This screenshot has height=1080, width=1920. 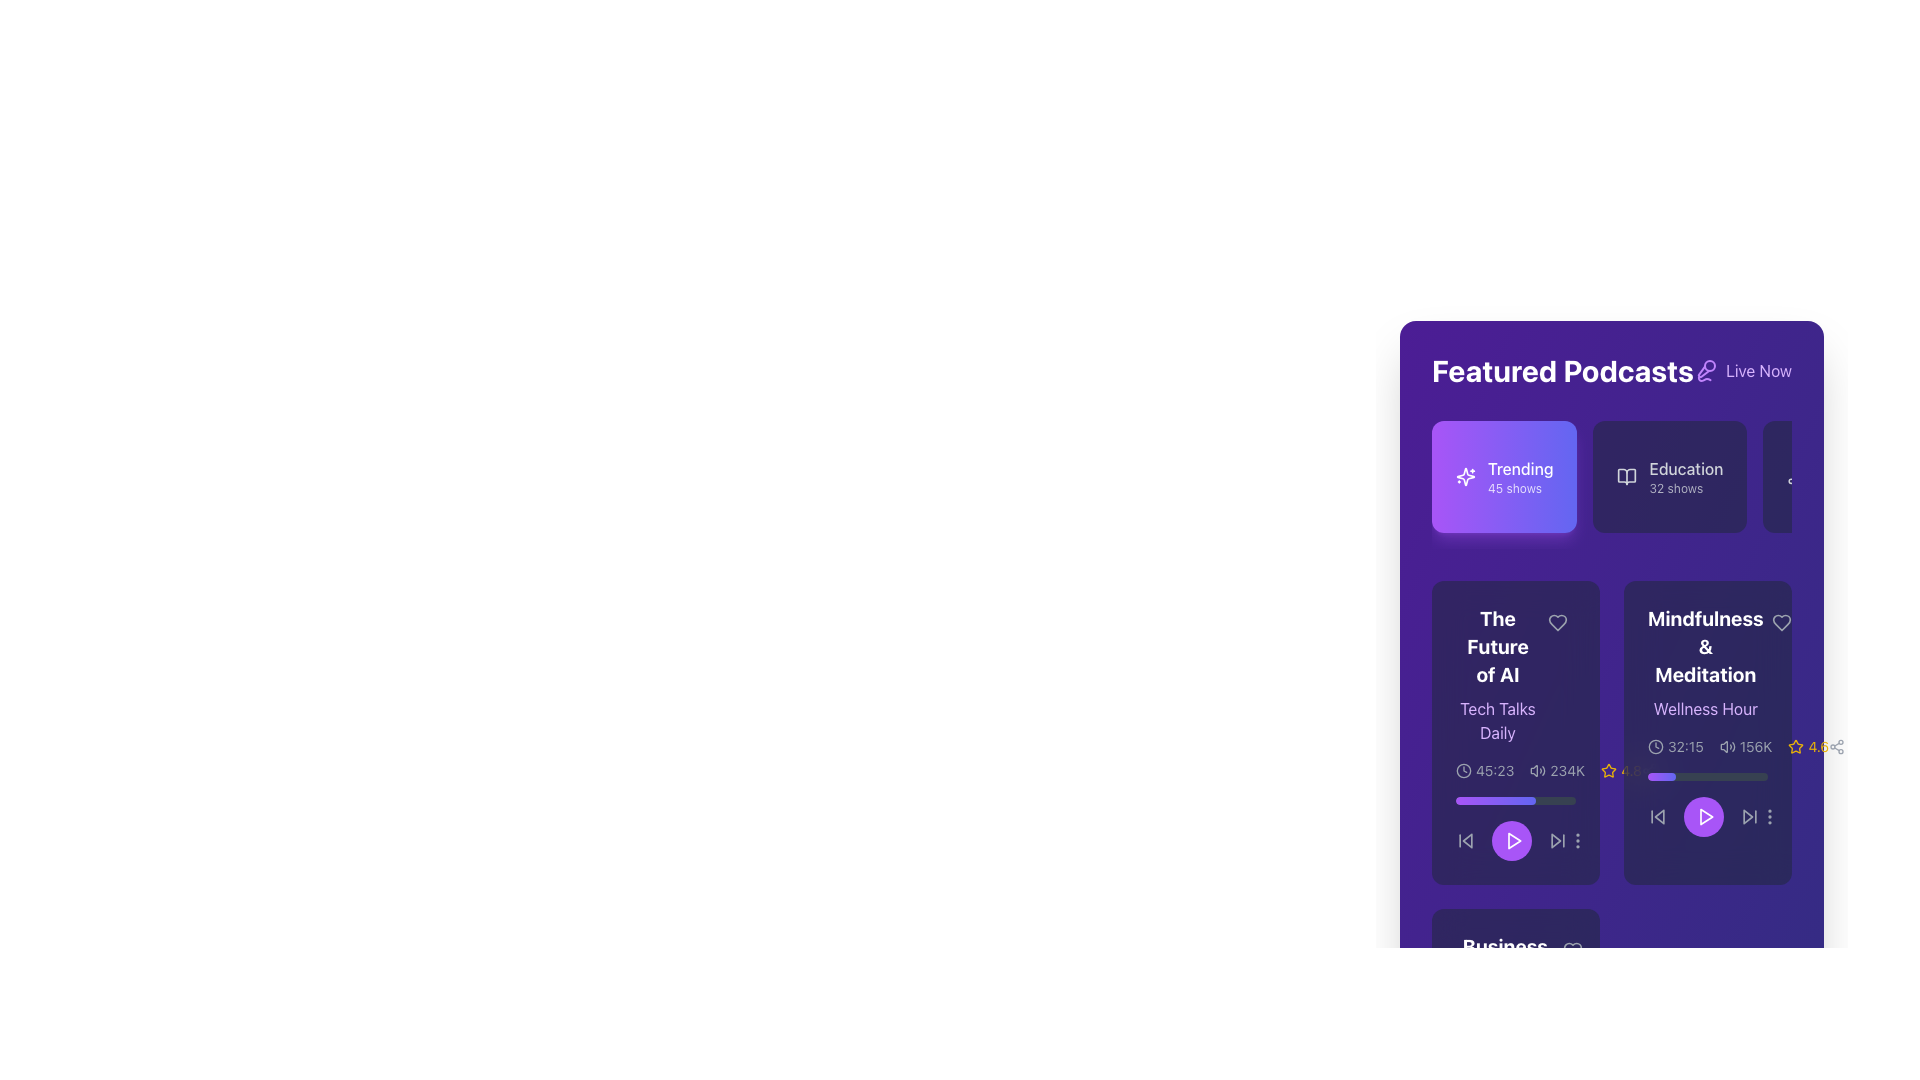 What do you see at coordinates (1472, 800) in the screenshot?
I see `the slider value` at bounding box center [1472, 800].